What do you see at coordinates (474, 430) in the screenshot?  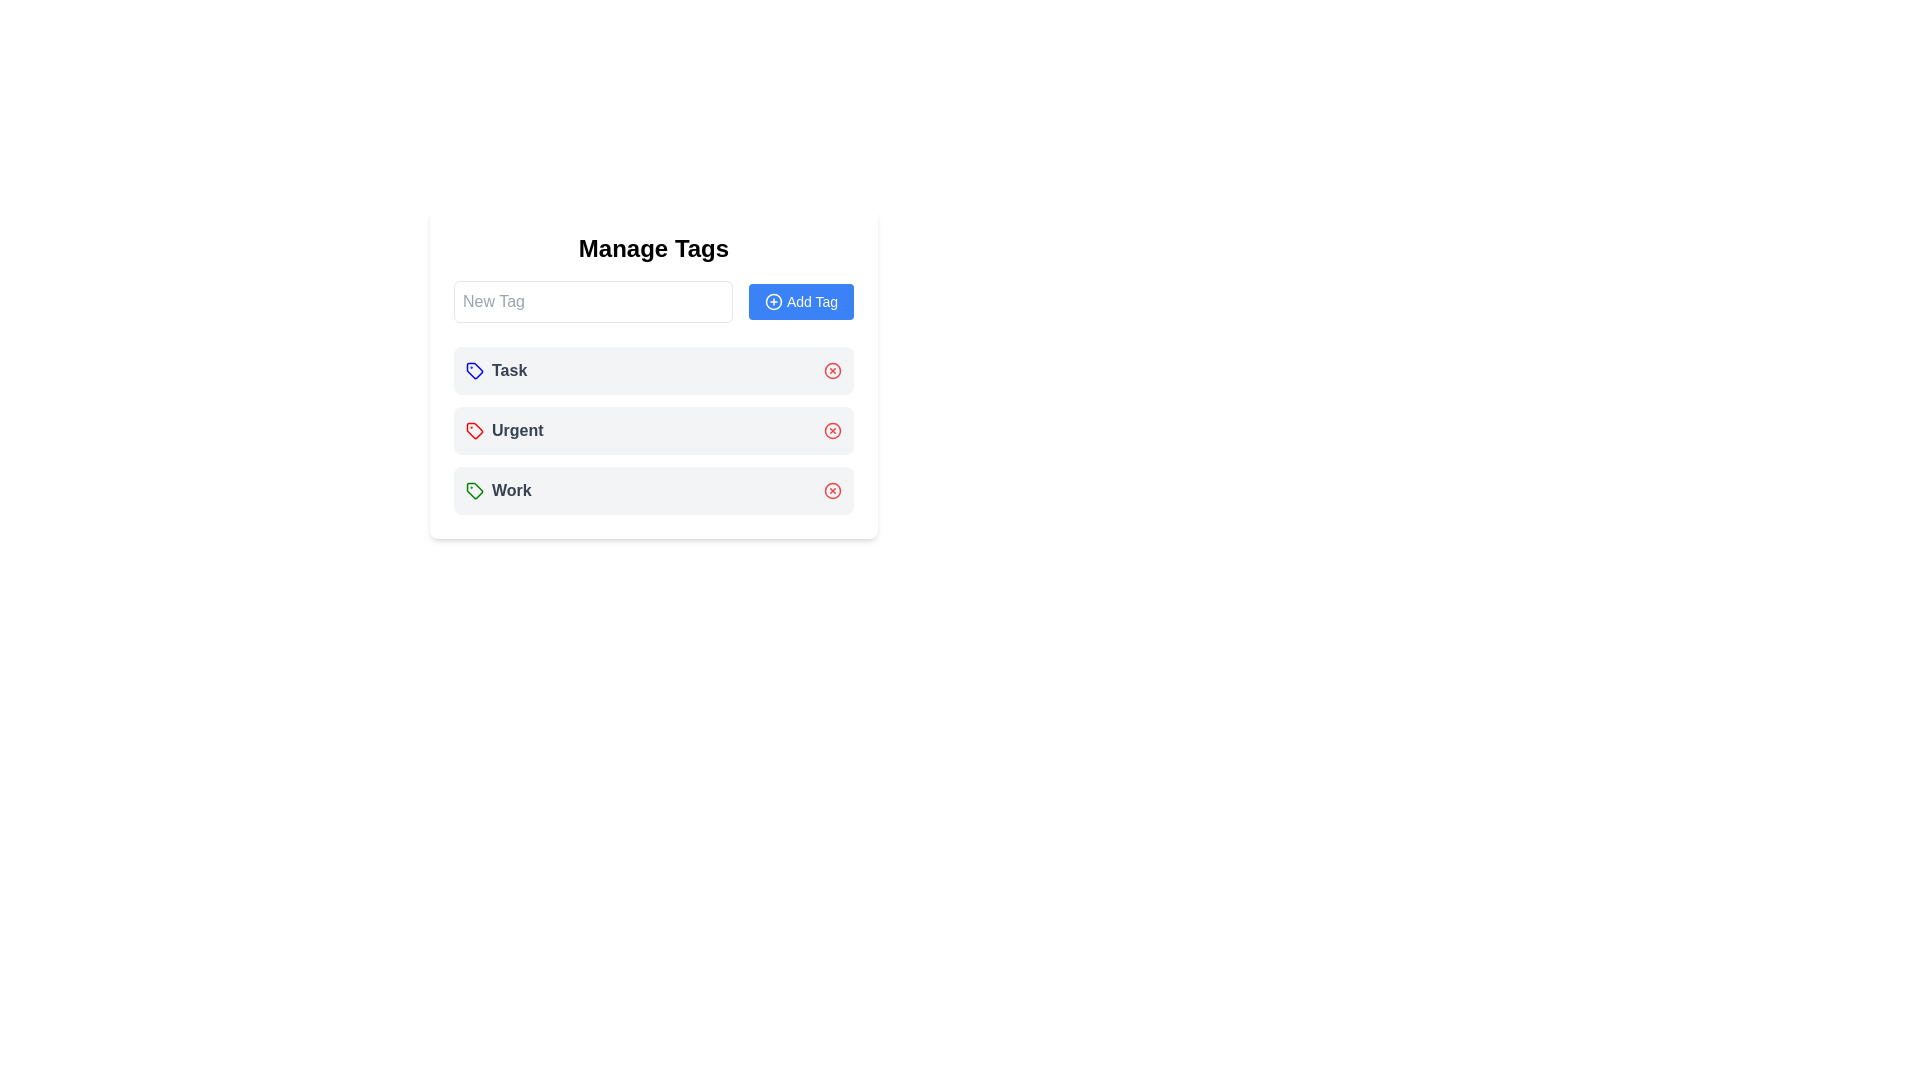 I see `the red outlined tag icon located in the second row next` at bounding box center [474, 430].